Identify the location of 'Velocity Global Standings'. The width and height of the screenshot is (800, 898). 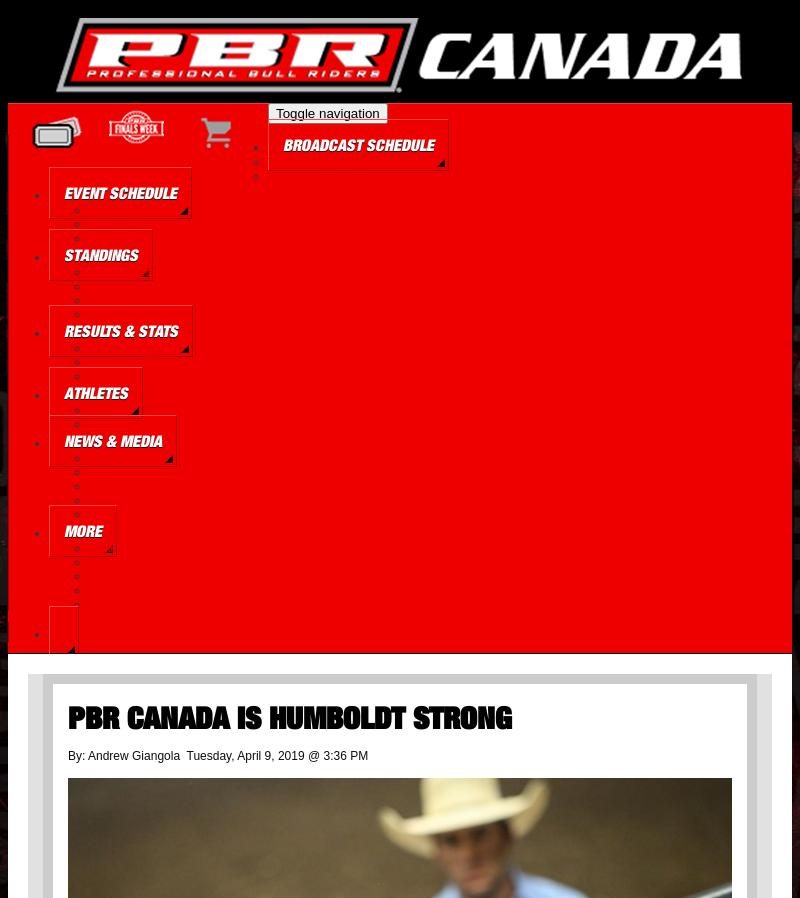
(140, 314).